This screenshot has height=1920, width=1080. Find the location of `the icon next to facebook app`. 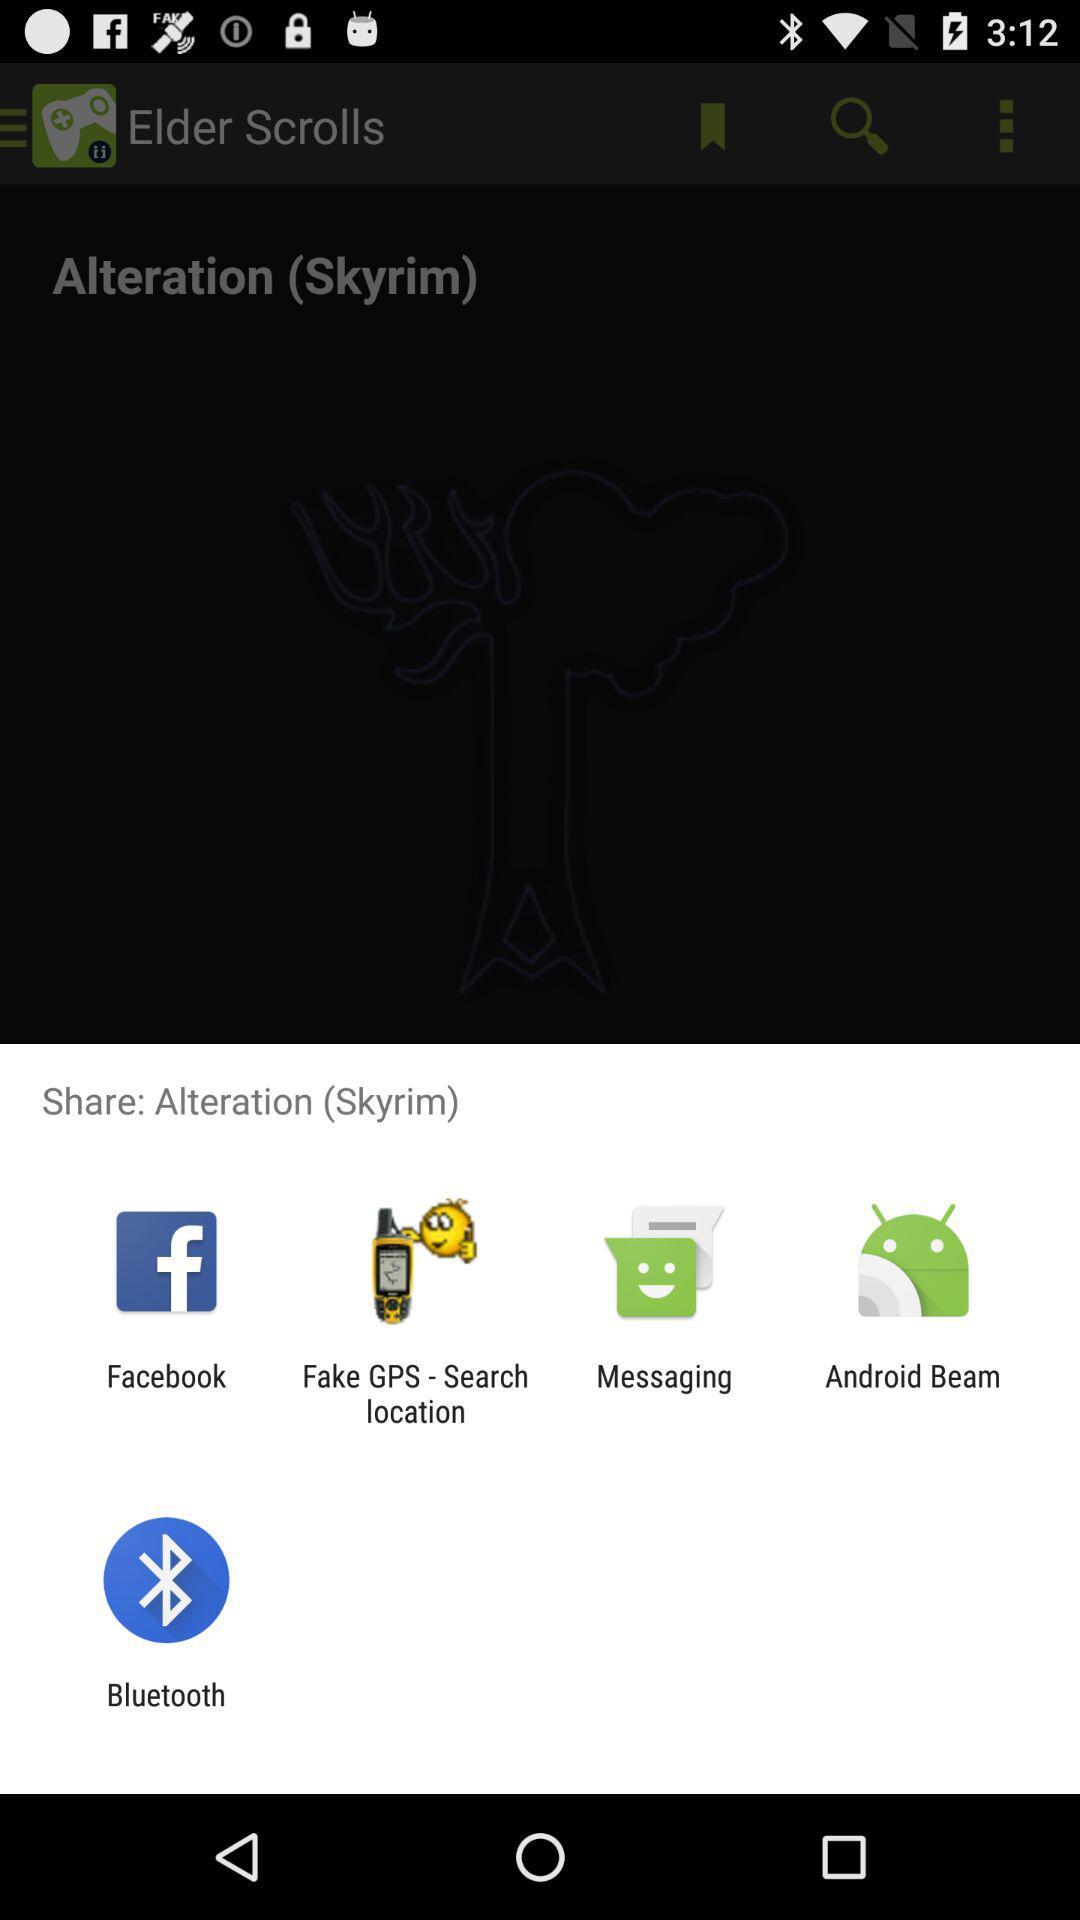

the icon next to facebook app is located at coordinates (414, 1392).